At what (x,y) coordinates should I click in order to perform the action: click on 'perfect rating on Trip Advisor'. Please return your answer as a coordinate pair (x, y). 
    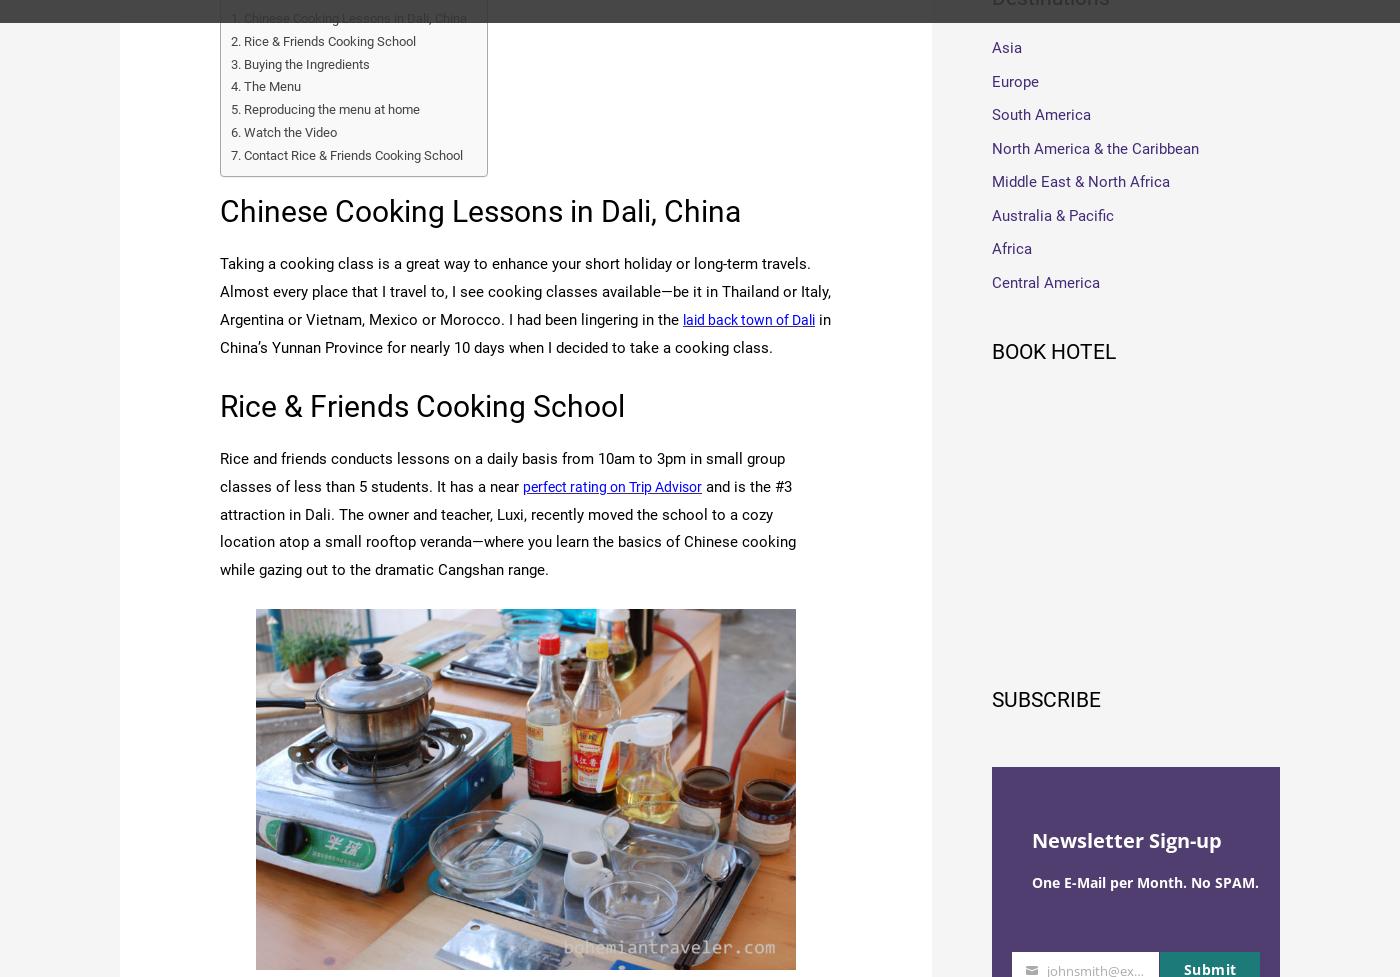
    Looking at the image, I should click on (620, 485).